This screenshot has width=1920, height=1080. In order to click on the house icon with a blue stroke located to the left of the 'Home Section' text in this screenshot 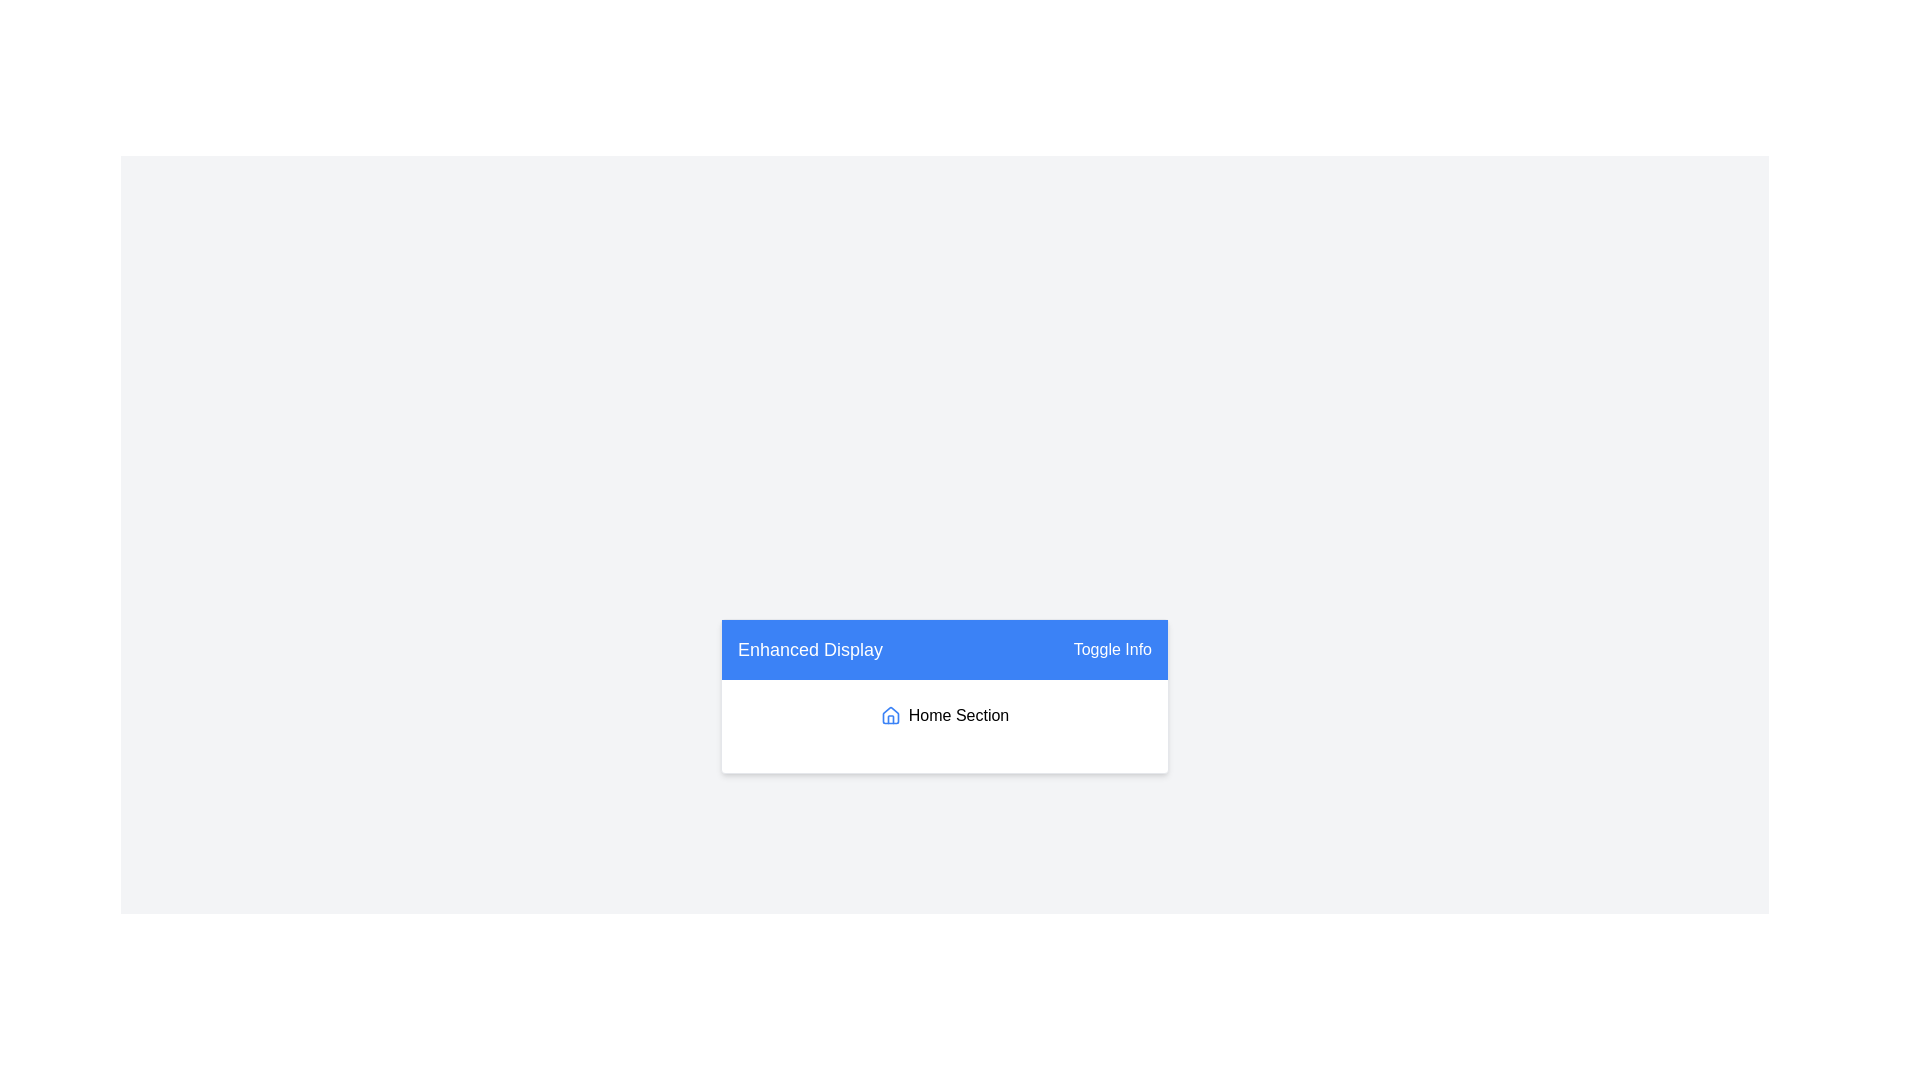, I will do `click(889, 714)`.